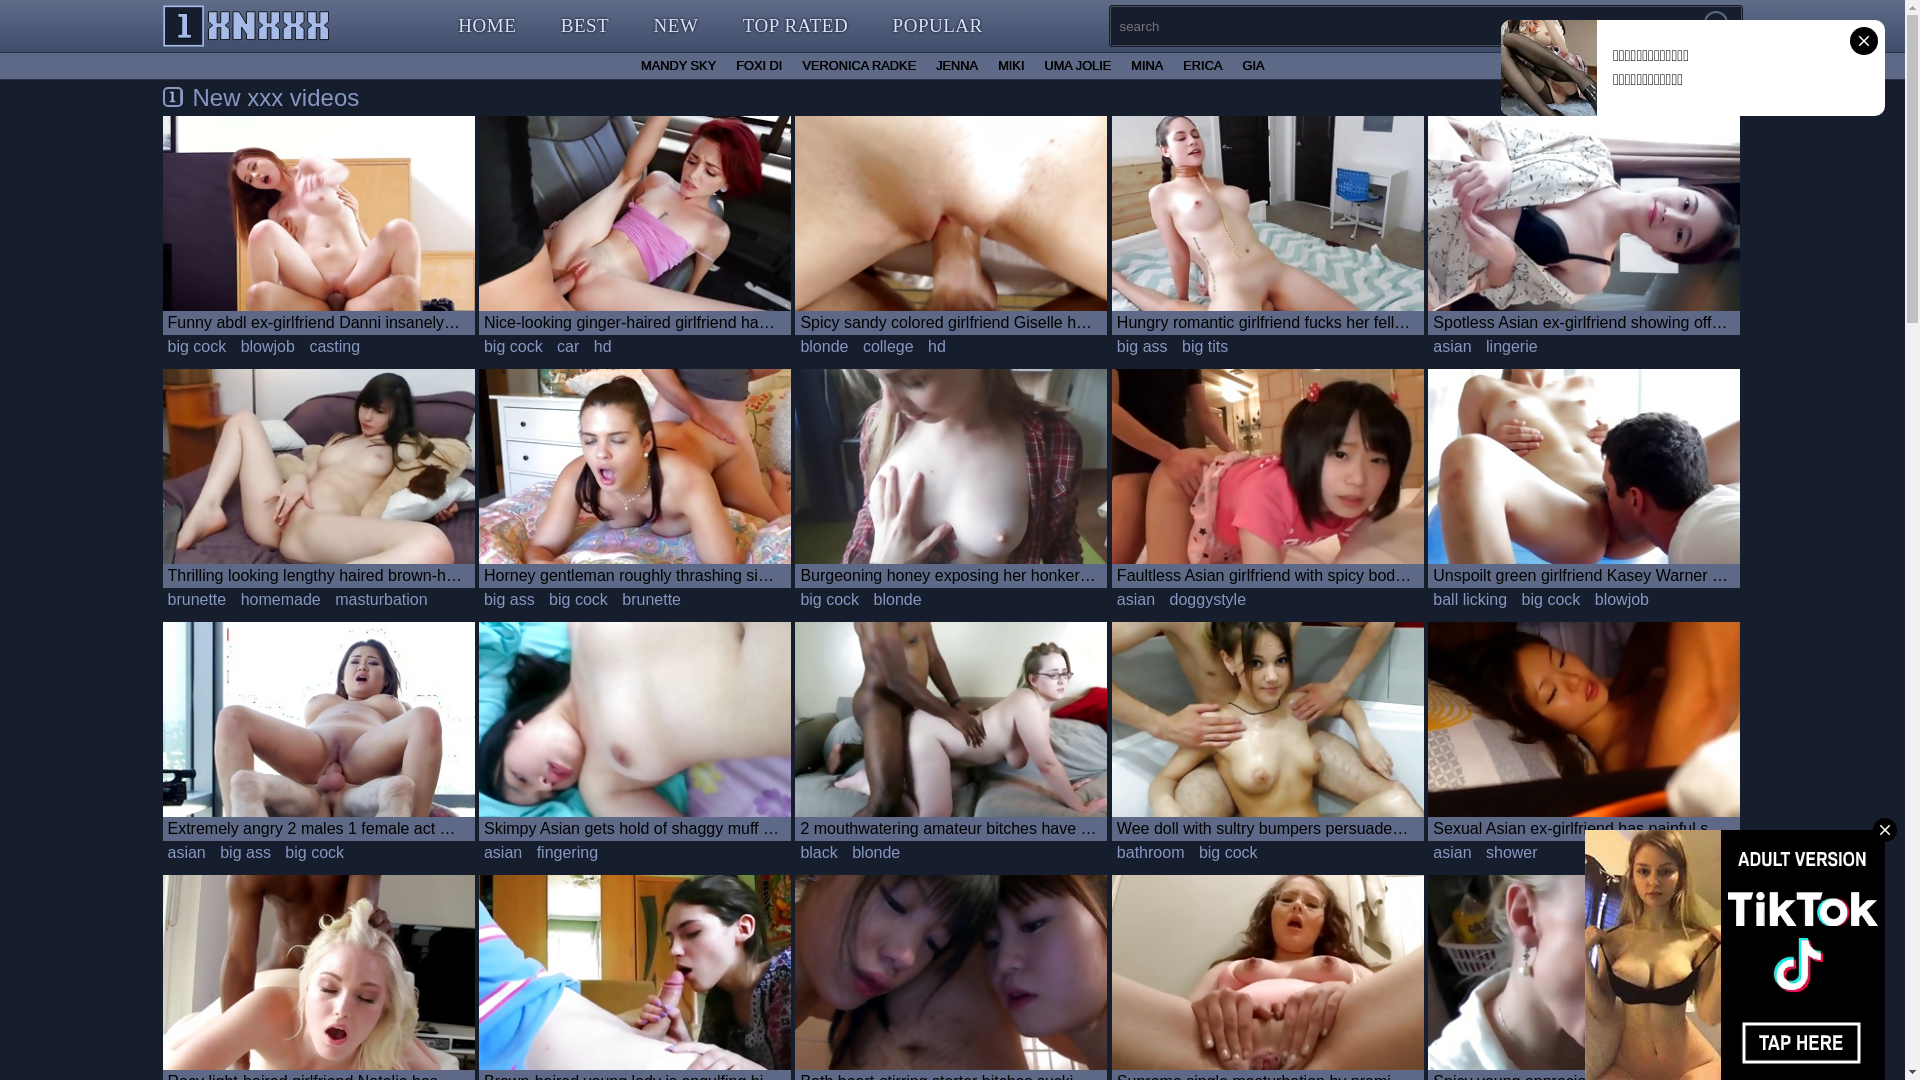 This screenshot has width=1920, height=1080. What do you see at coordinates (1151, 852) in the screenshot?
I see `'bathroom'` at bounding box center [1151, 852].